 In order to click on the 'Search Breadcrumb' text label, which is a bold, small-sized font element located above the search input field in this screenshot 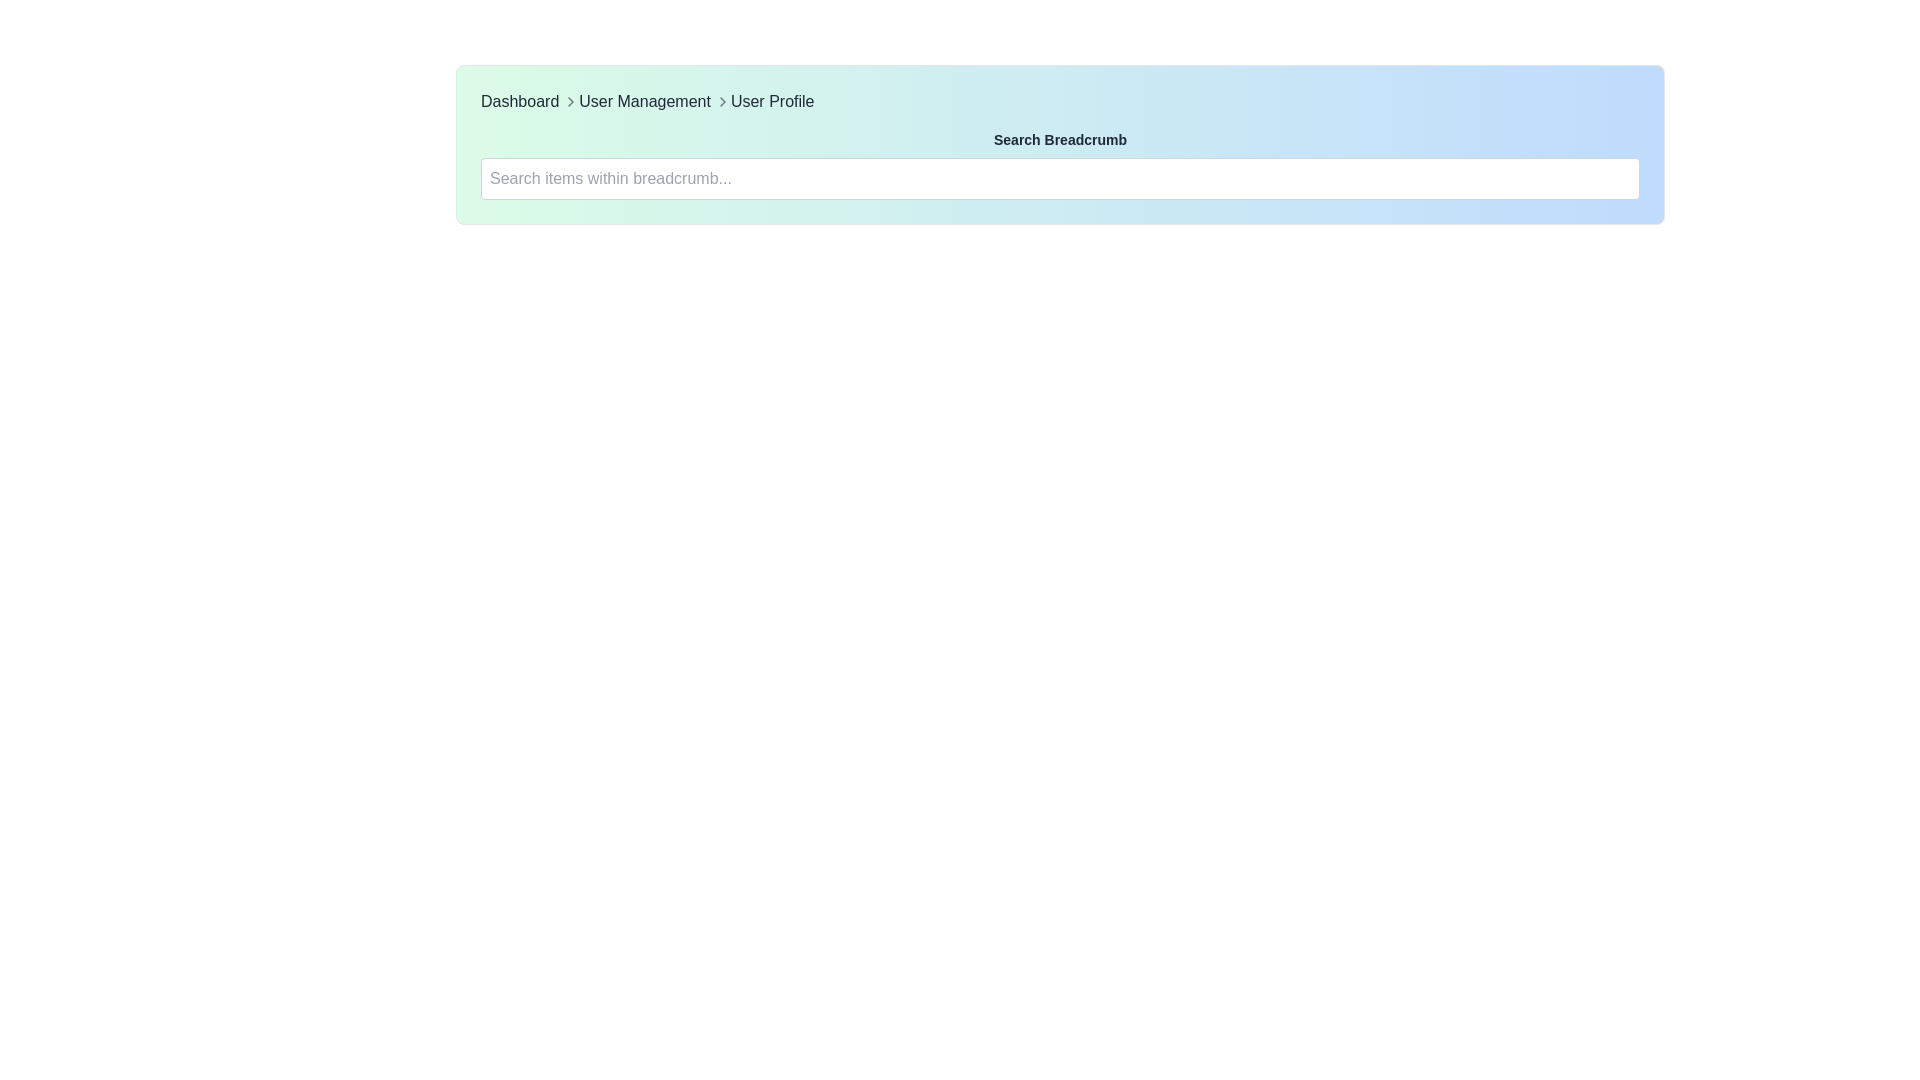, I will do `click(1059, 138)`.